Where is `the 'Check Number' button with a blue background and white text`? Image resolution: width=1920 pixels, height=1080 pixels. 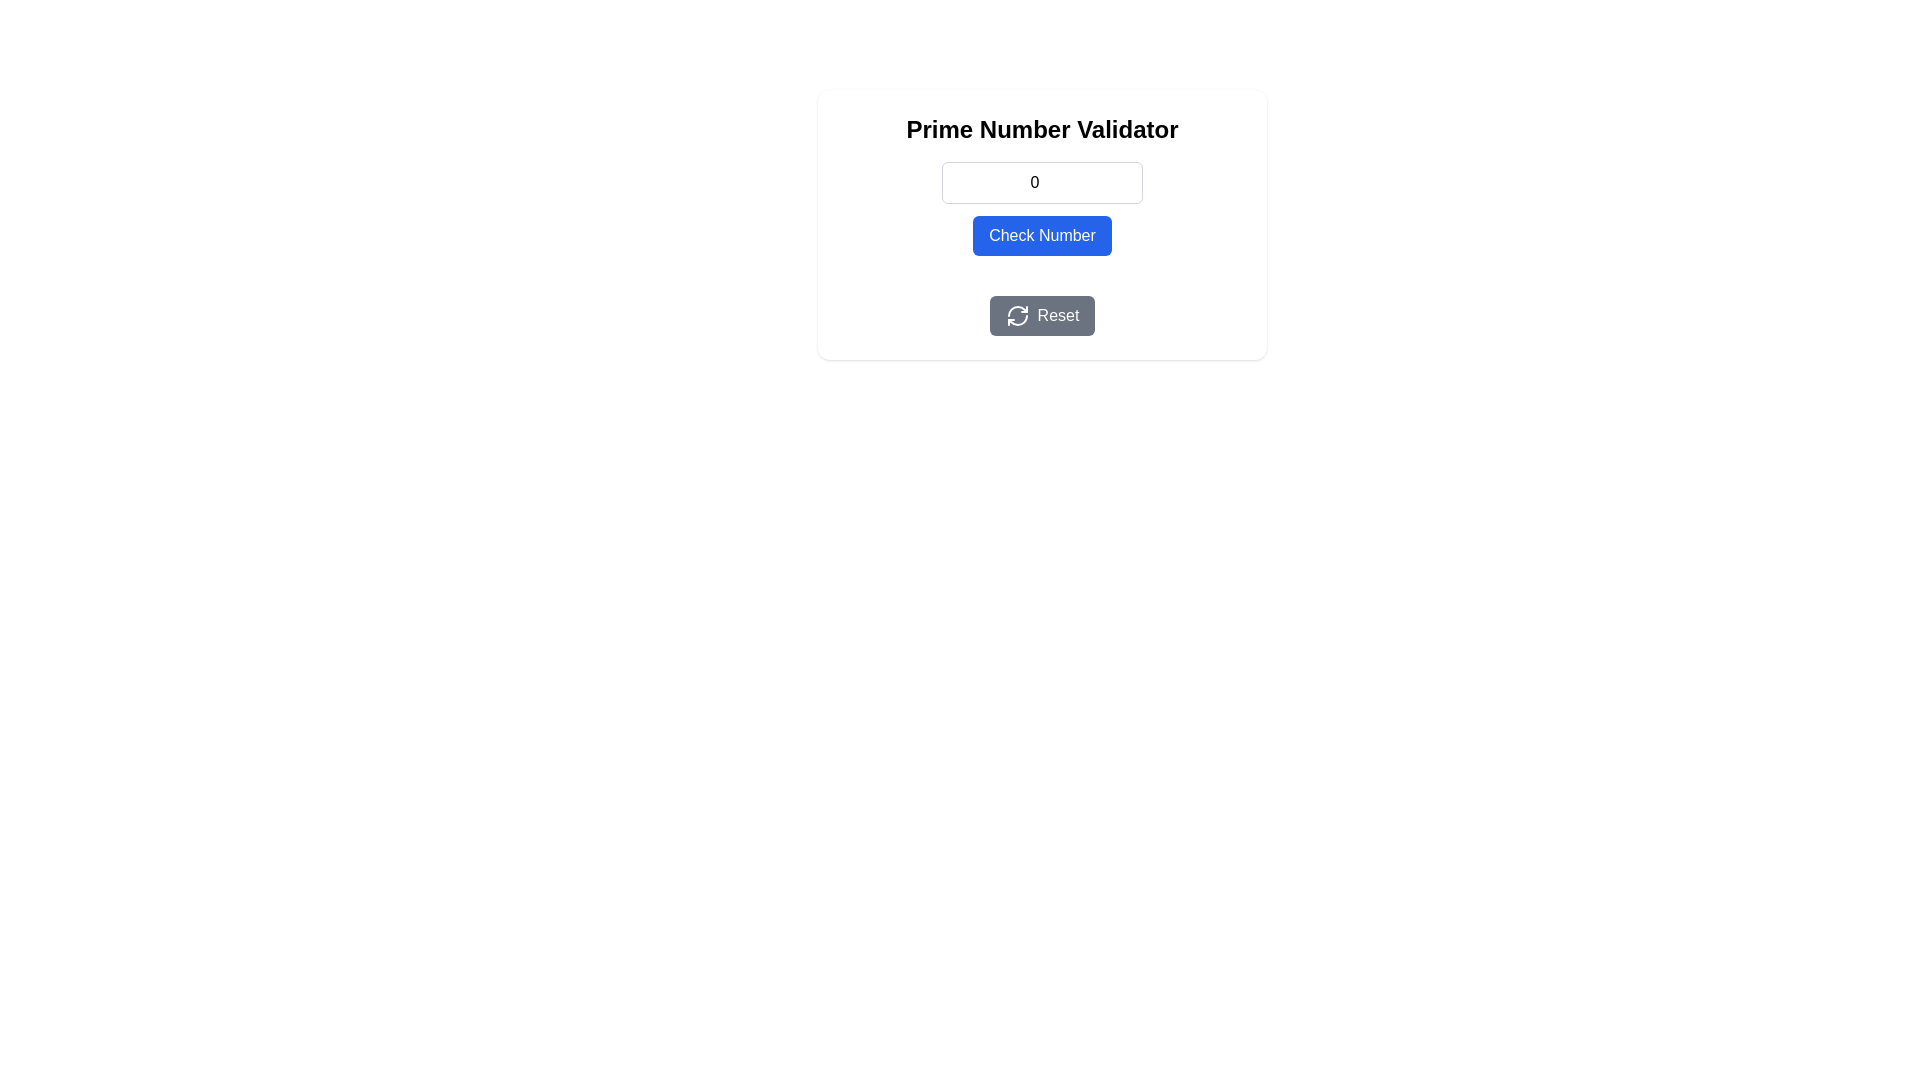 the 'Check Number' button with a blue background and white text is located at coordinates (1041, 234).